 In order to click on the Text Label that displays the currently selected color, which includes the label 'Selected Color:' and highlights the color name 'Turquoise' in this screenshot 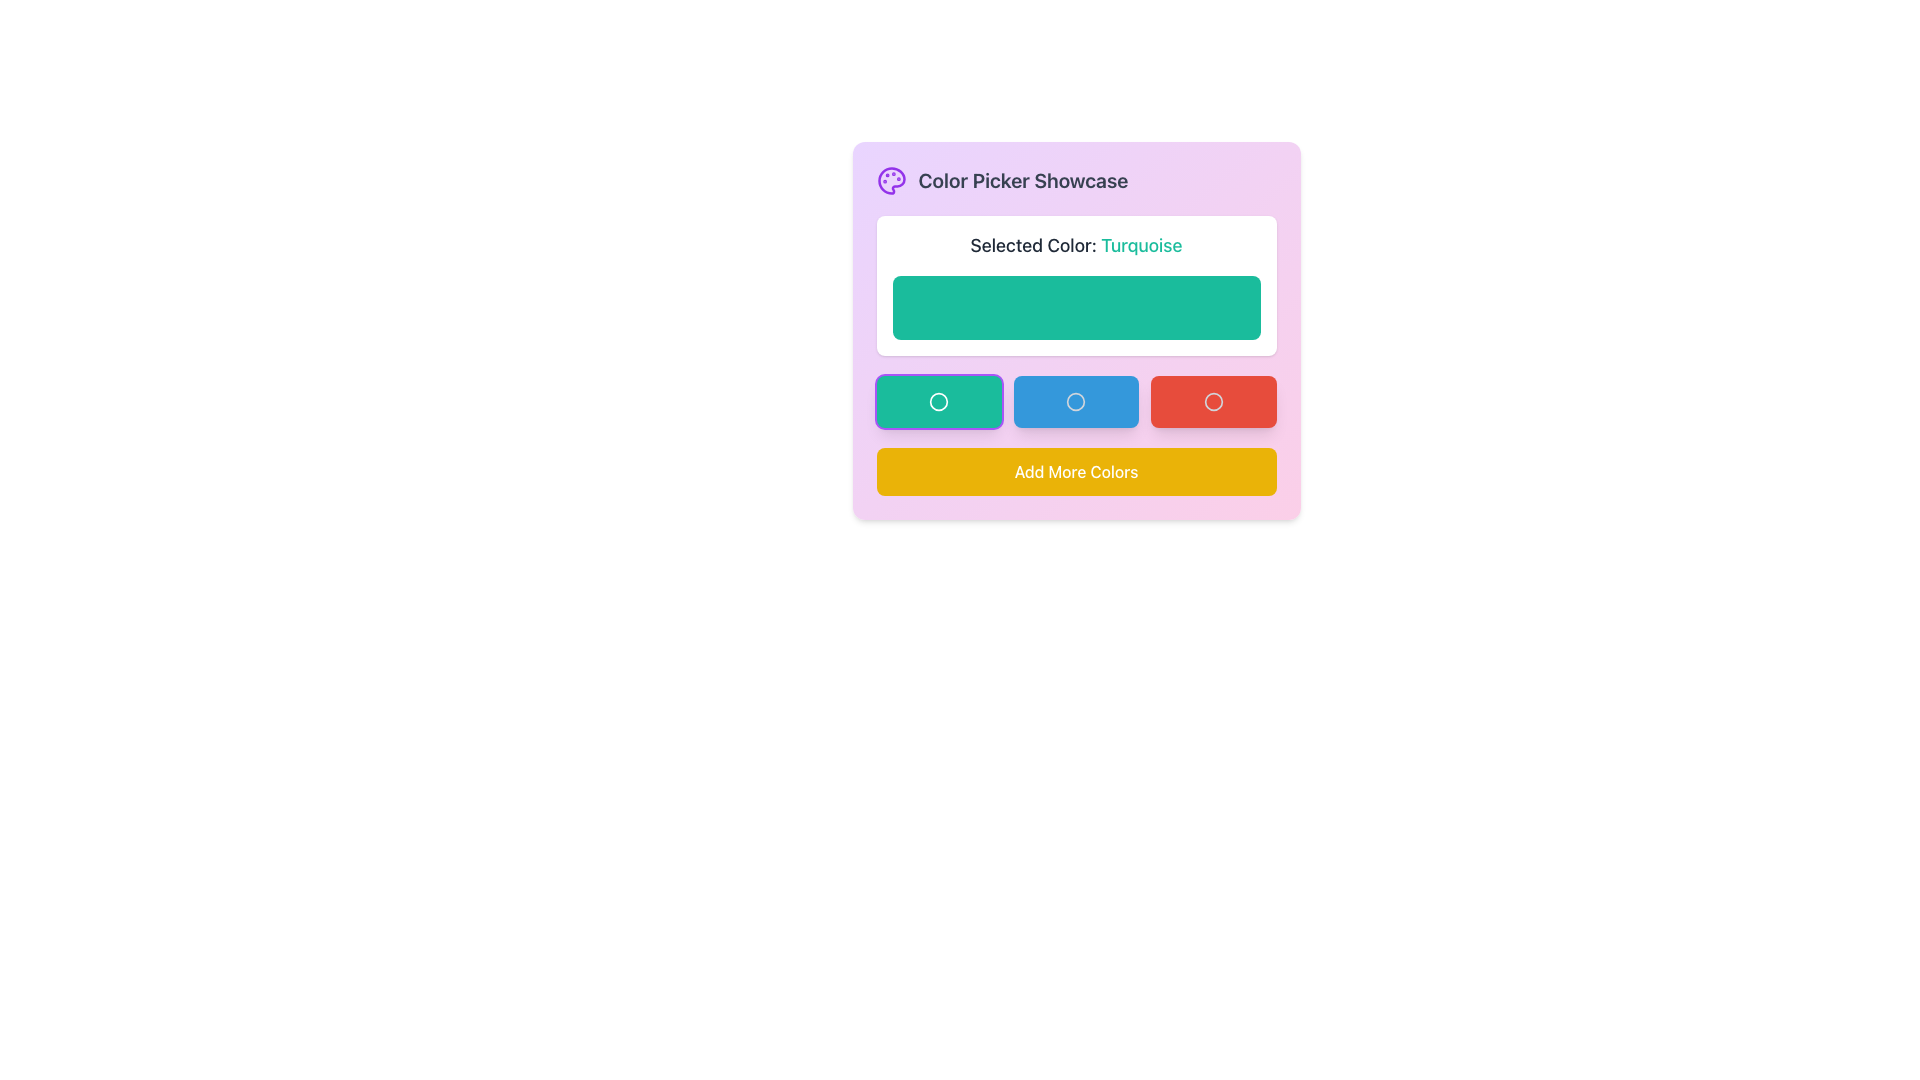, I will do `click(1075, 245)`.